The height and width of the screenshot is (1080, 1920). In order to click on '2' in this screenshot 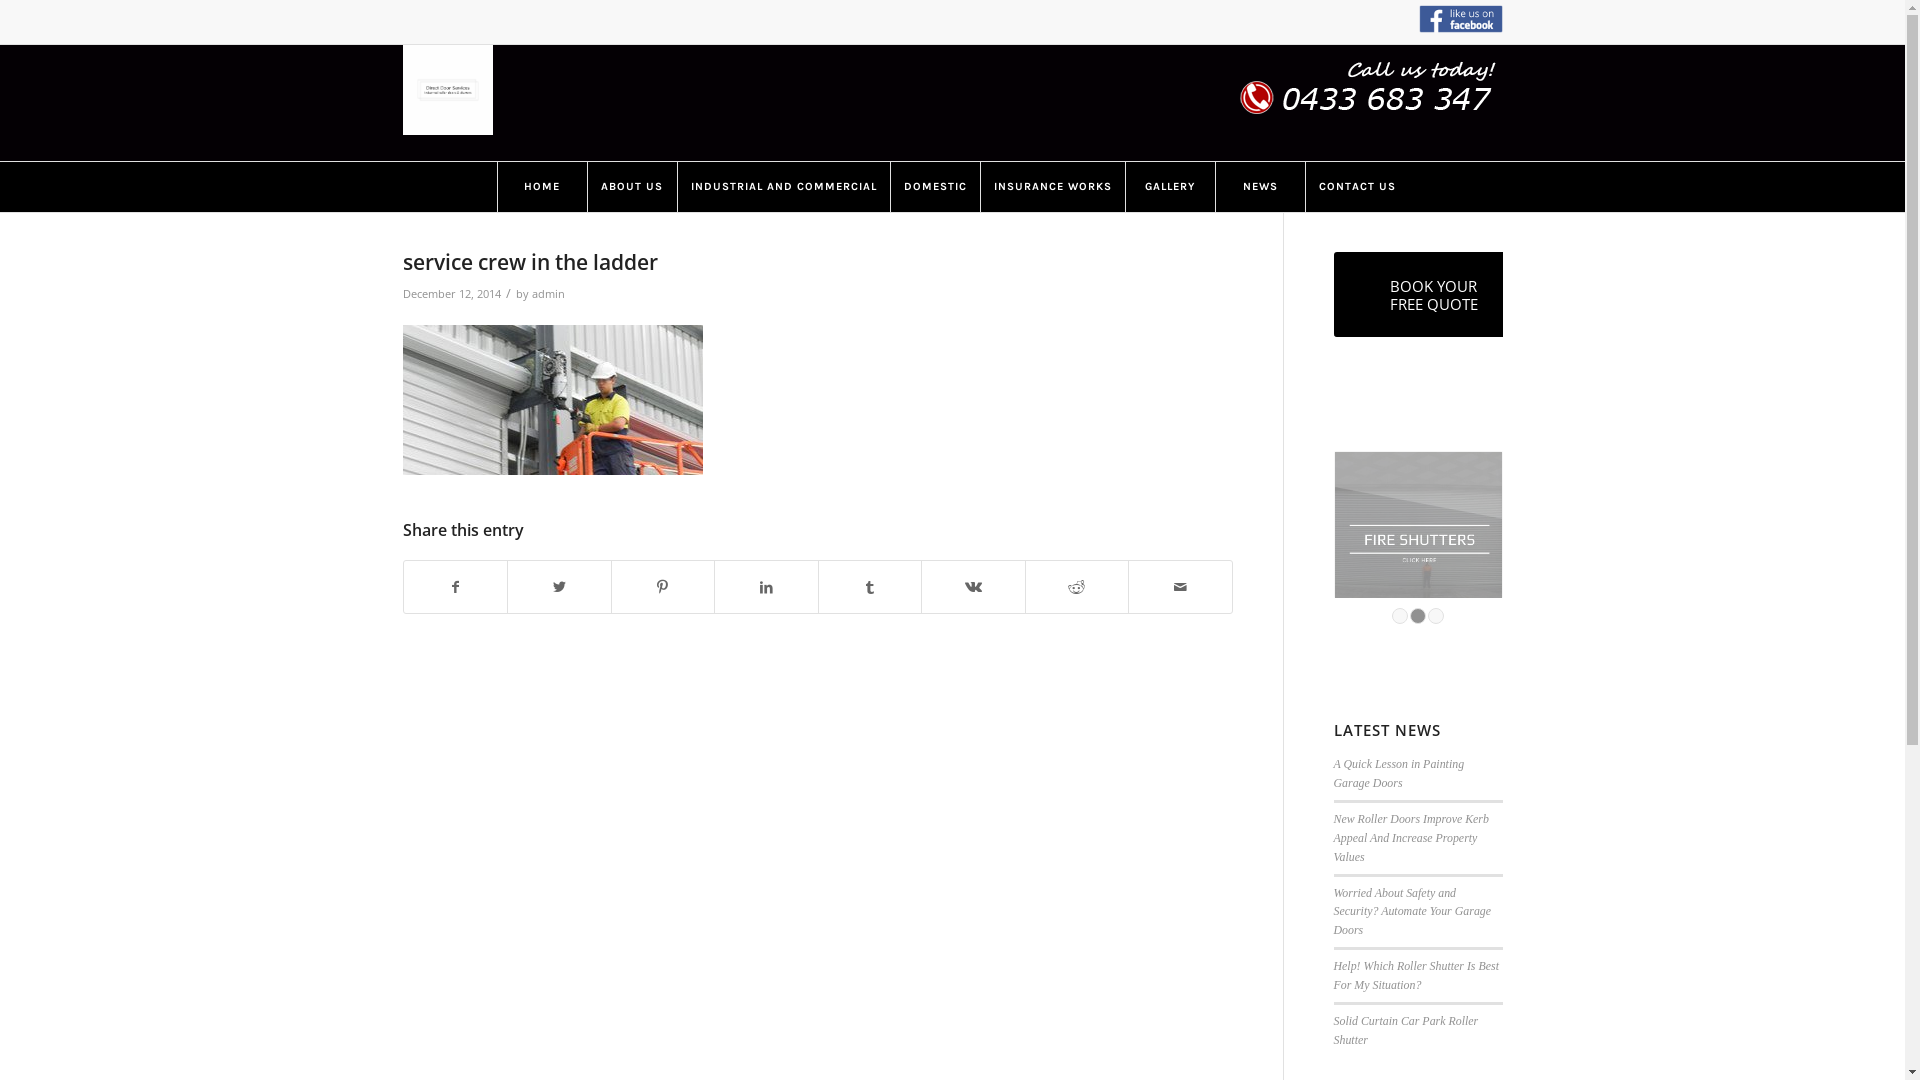, I will do `click(1416, 615)`.